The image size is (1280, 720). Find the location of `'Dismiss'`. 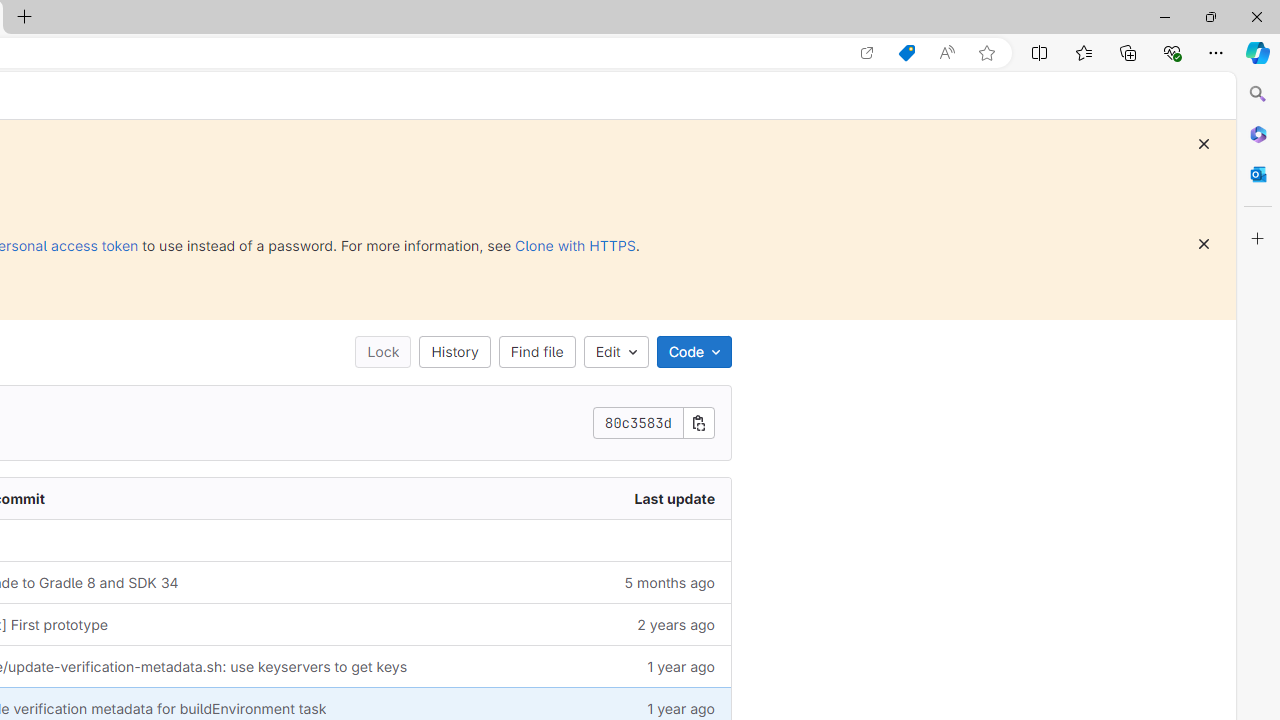

'Dismiss' is located at coordinates (1202, 243).